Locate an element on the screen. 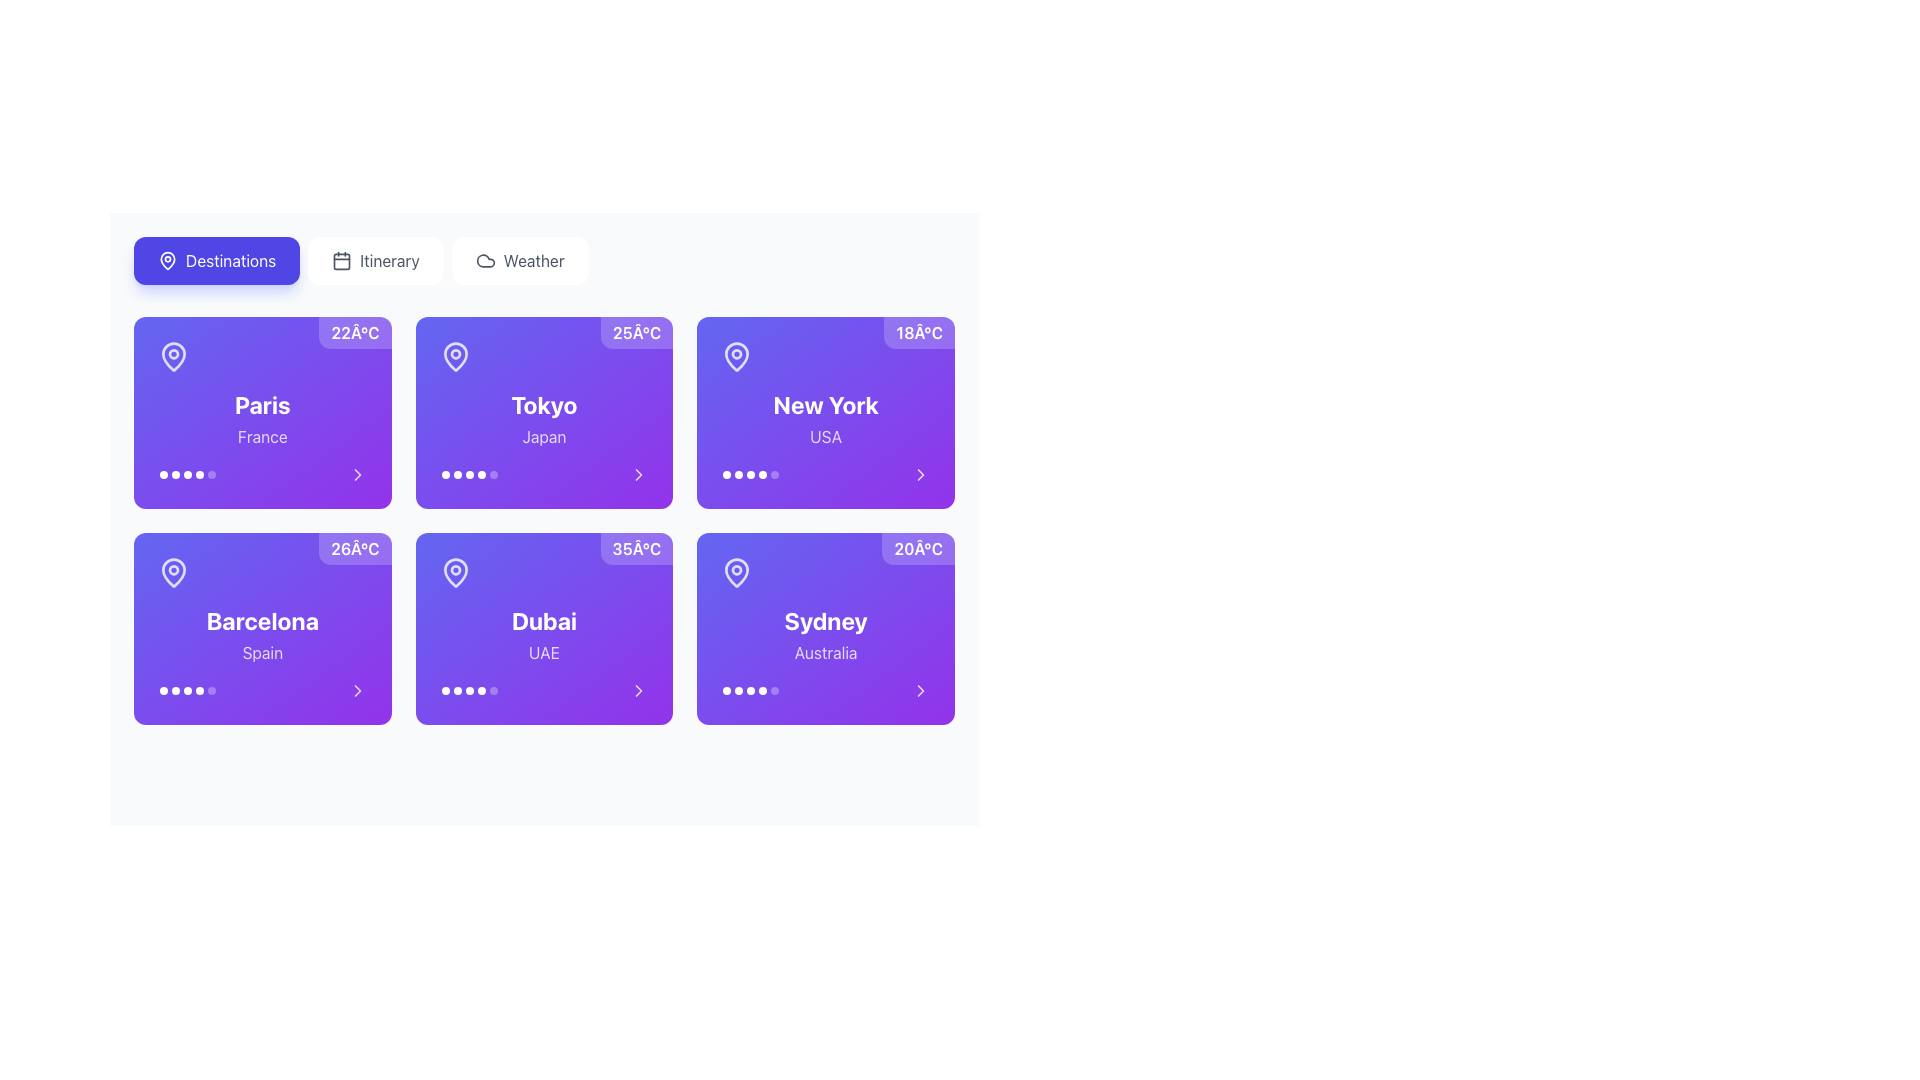 The height and width of the screenshot is (1080, 1920). the first button in the horizontal group of three buttons at the top-left of the interface is located at coordinates (217, 260).